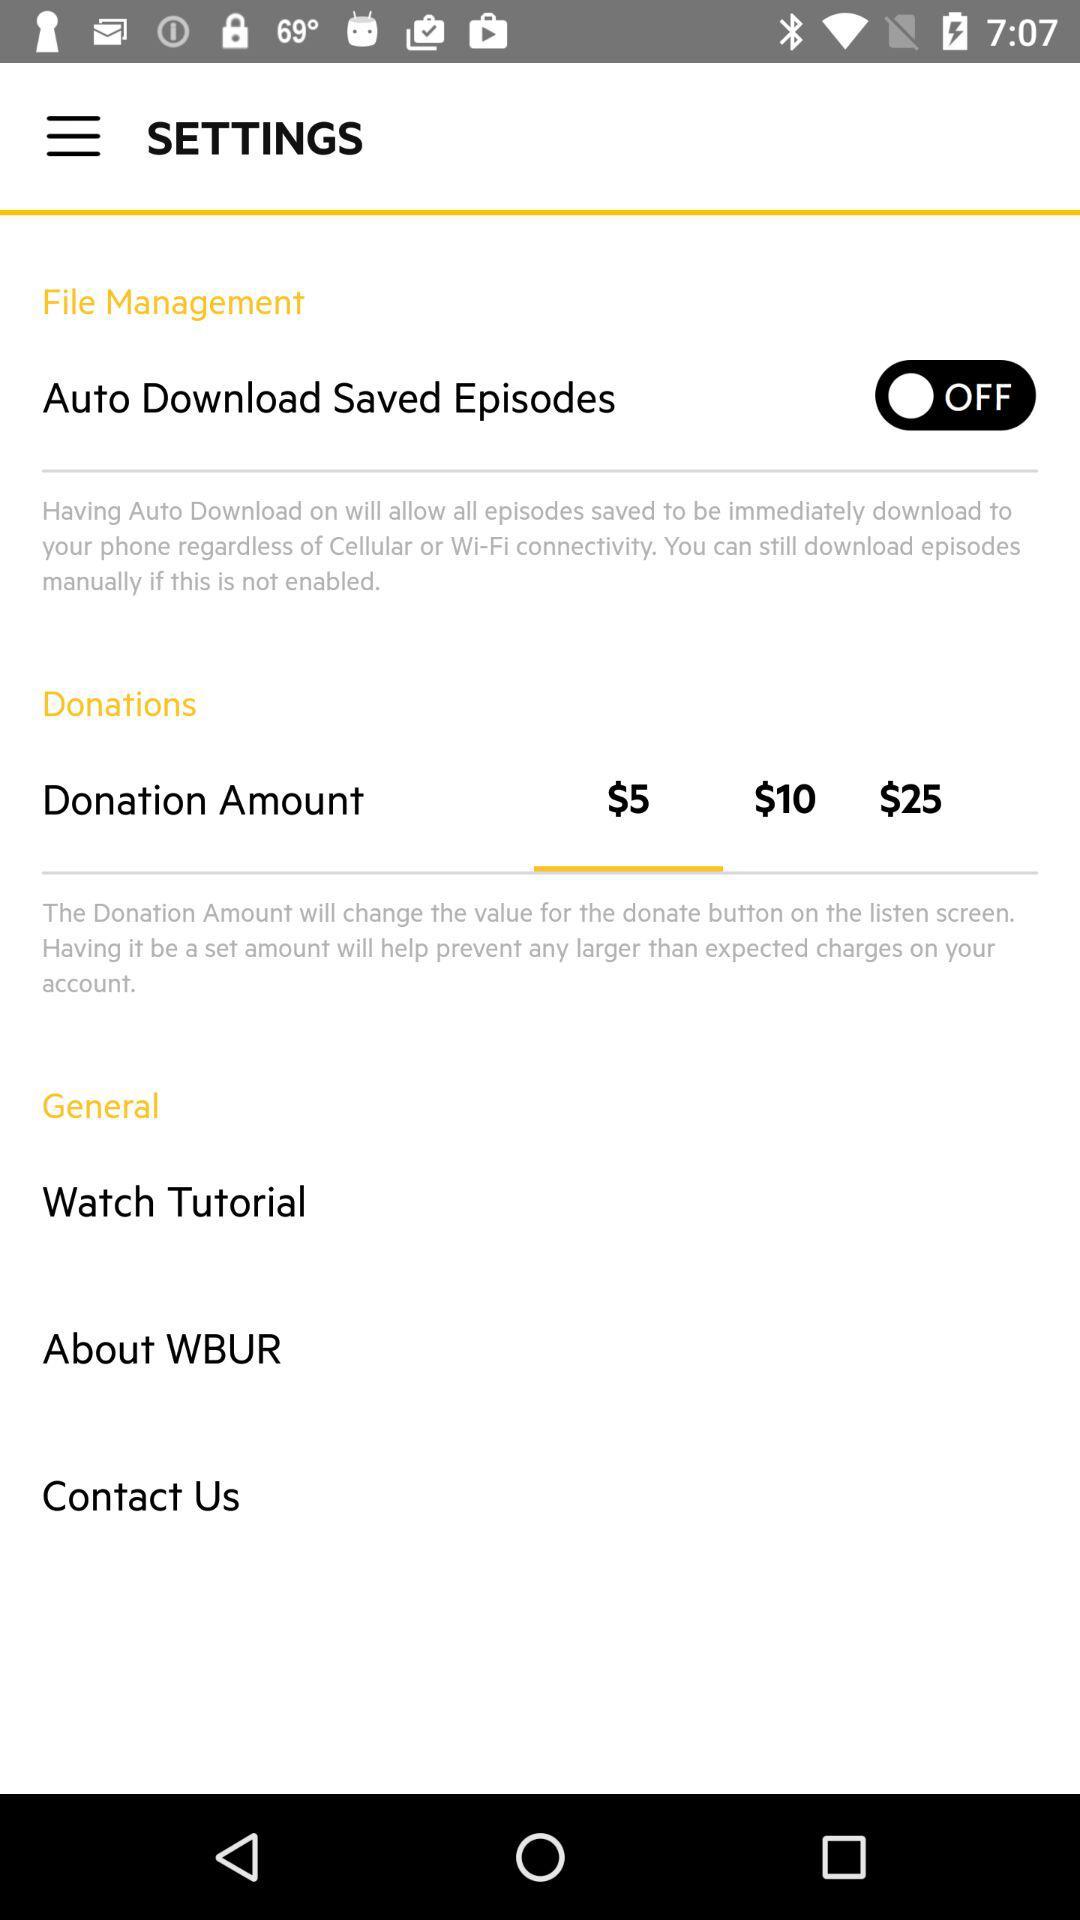 Image resolution: width=1080 pixels, height=1920 pixels. Describe the element at coordinates (72, 135) in the screenshot. I see `open a menu` at that location.